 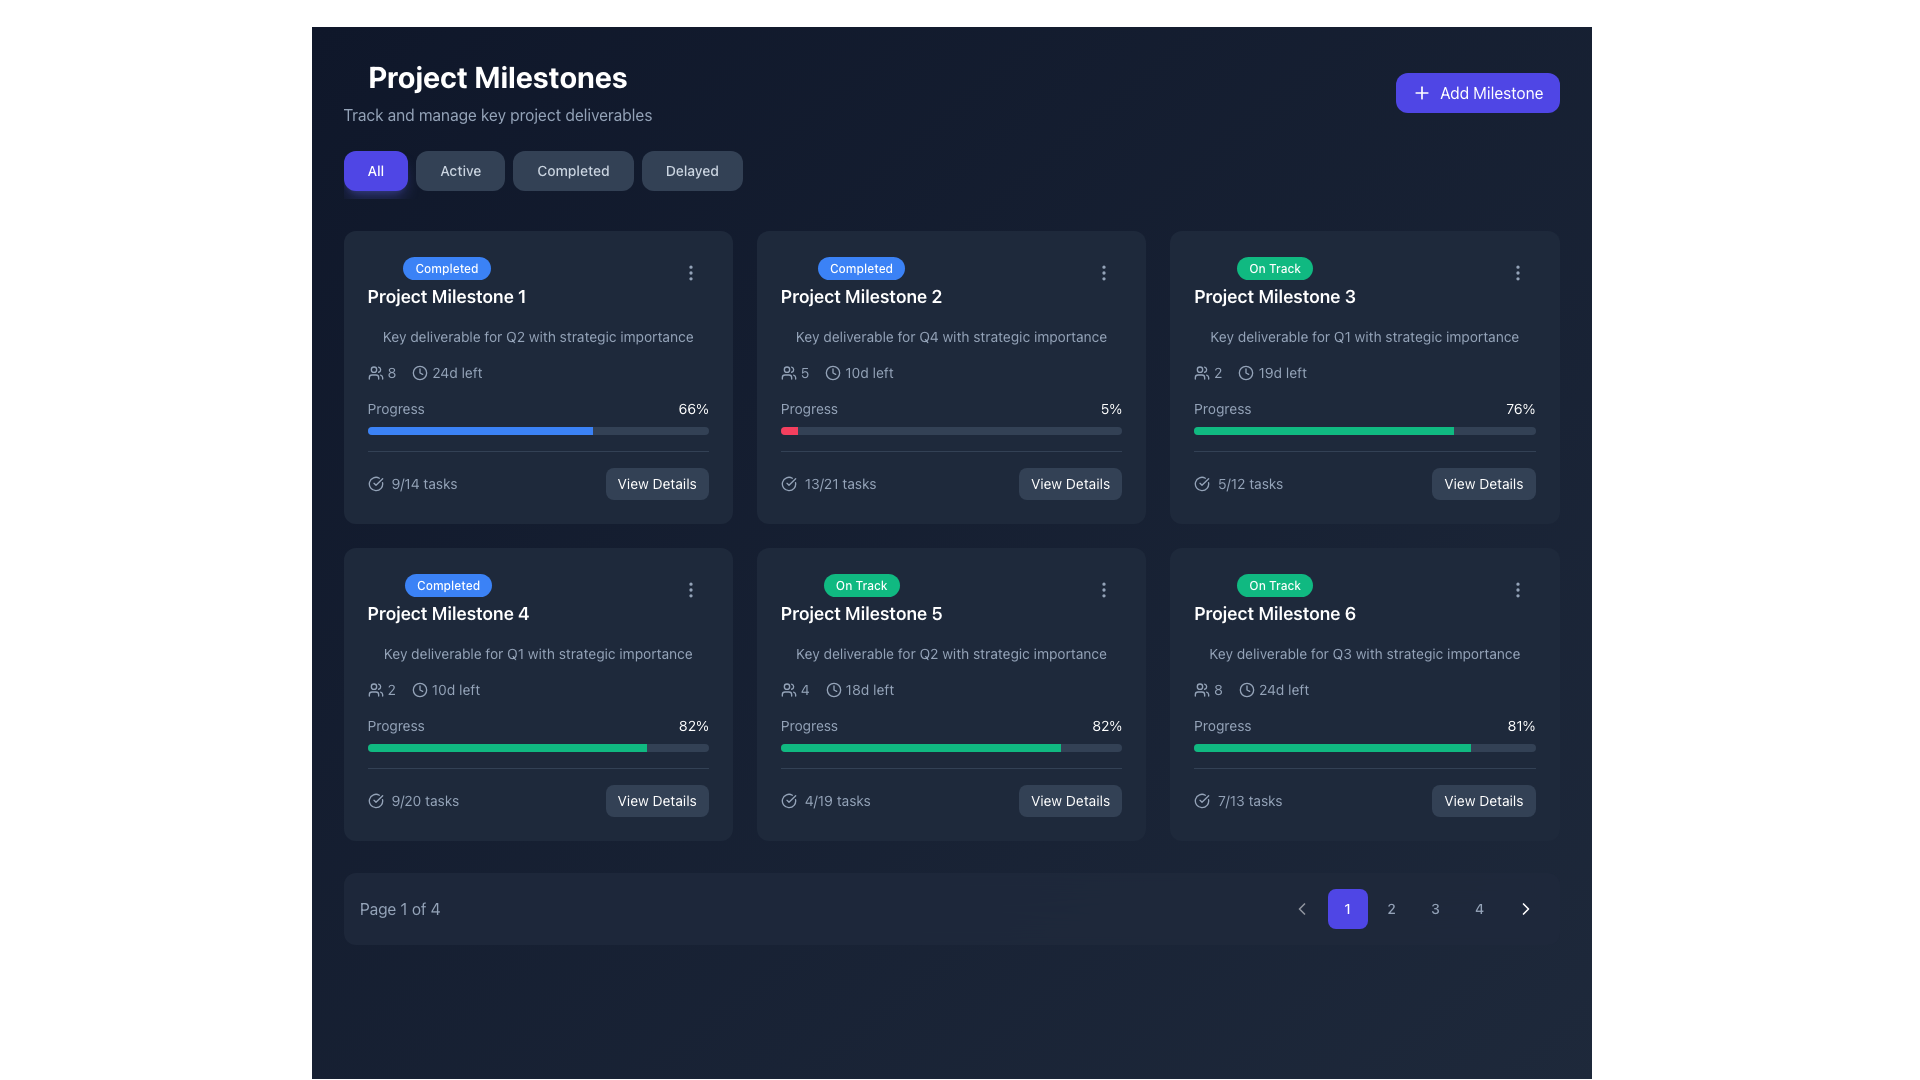 I want to click on the Text label displaying the project milestone title located in the bottom-left corner of the 'On Track' card, which is part of the second row in the grid layout, so click(x=861, y=612).